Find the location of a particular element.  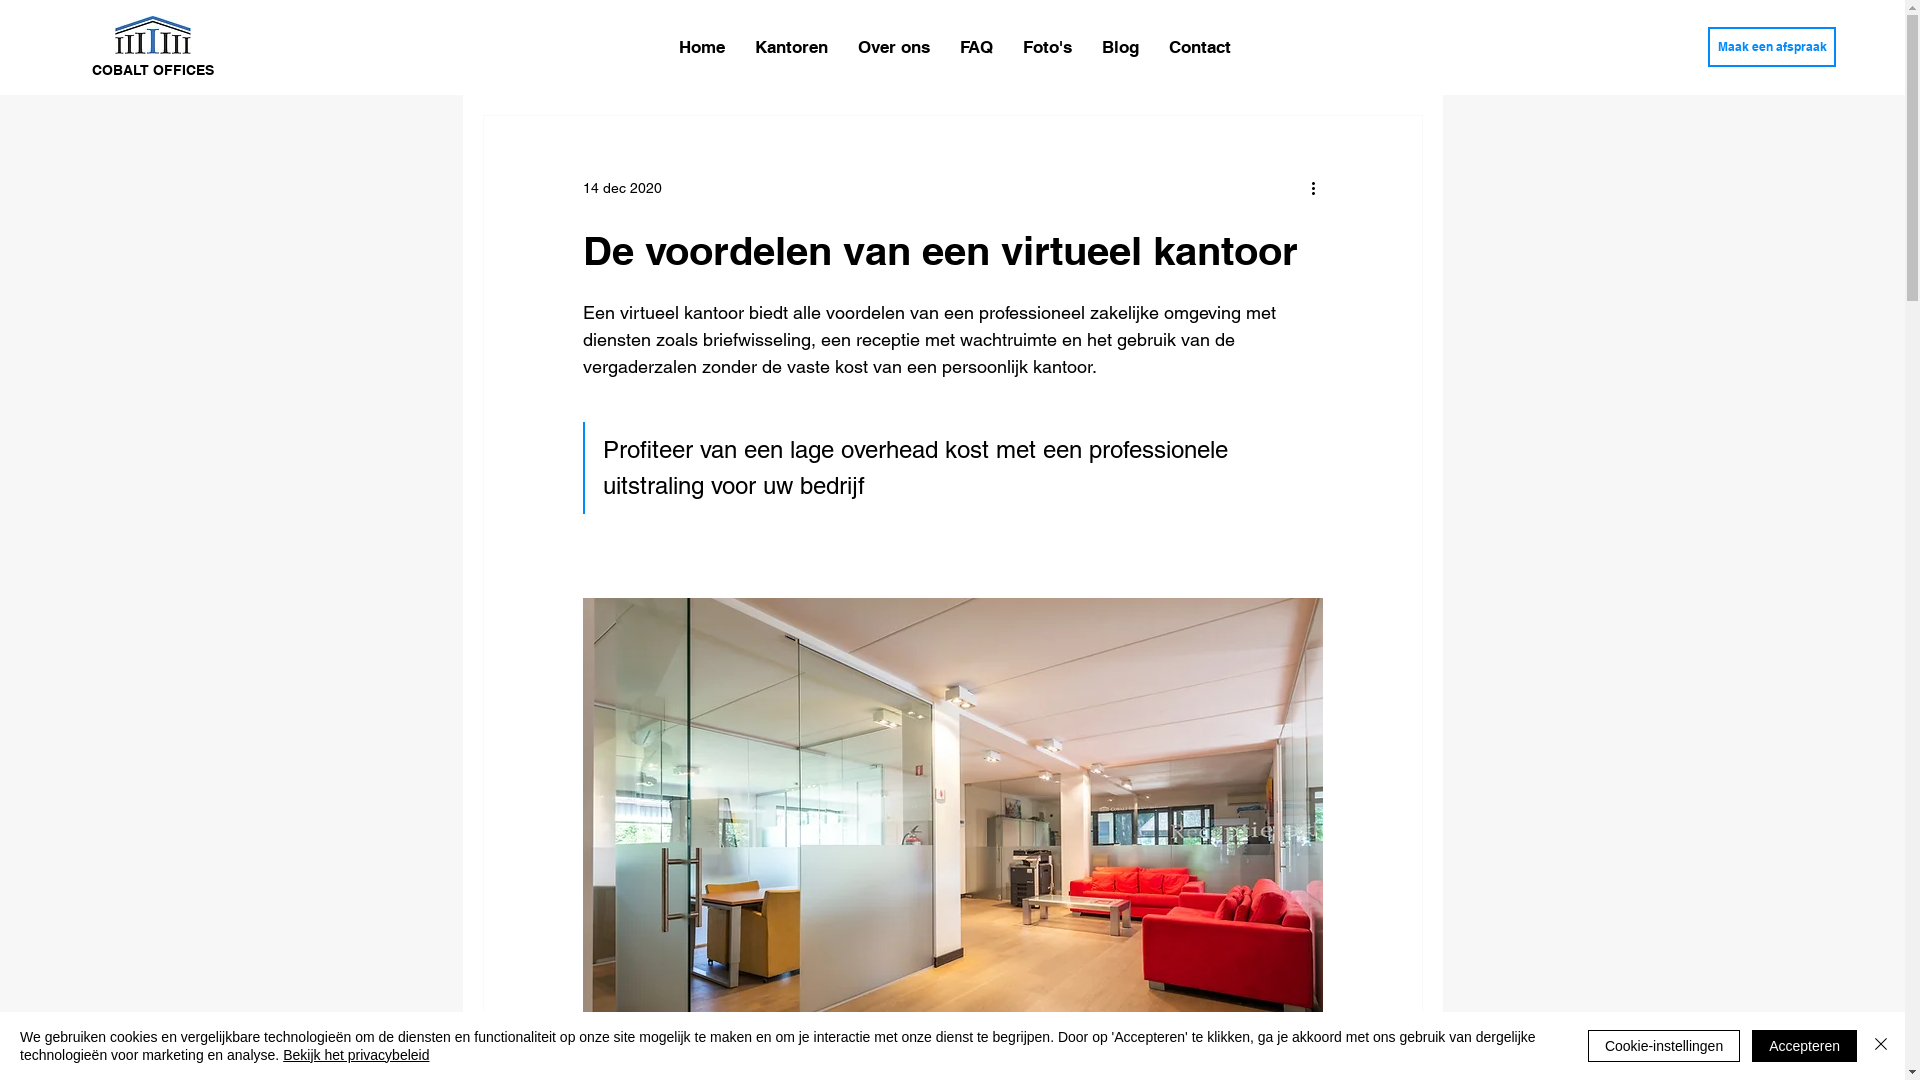

'Over ons' is located at coordinates (892, 45).